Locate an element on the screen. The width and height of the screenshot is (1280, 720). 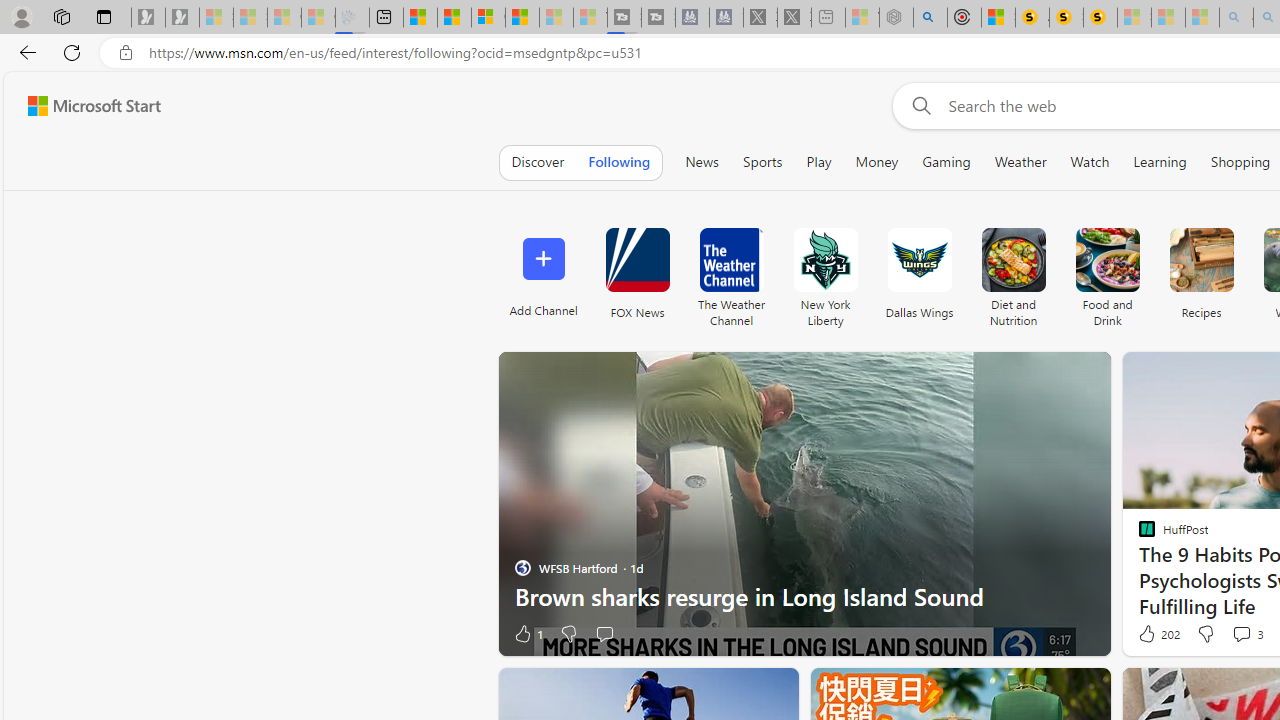
'1 Like' is located at coordinates (527, 633).